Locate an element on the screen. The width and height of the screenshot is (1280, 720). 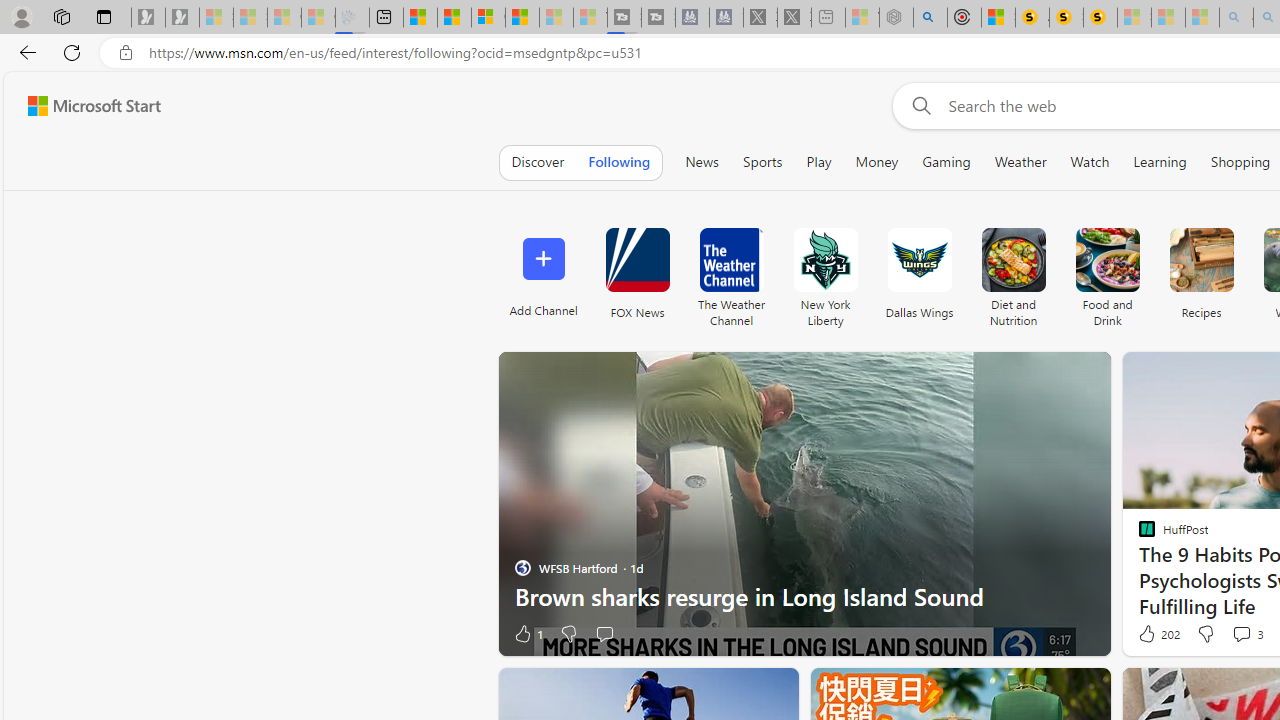
'1 Like' is located at coordinates (527, 633).